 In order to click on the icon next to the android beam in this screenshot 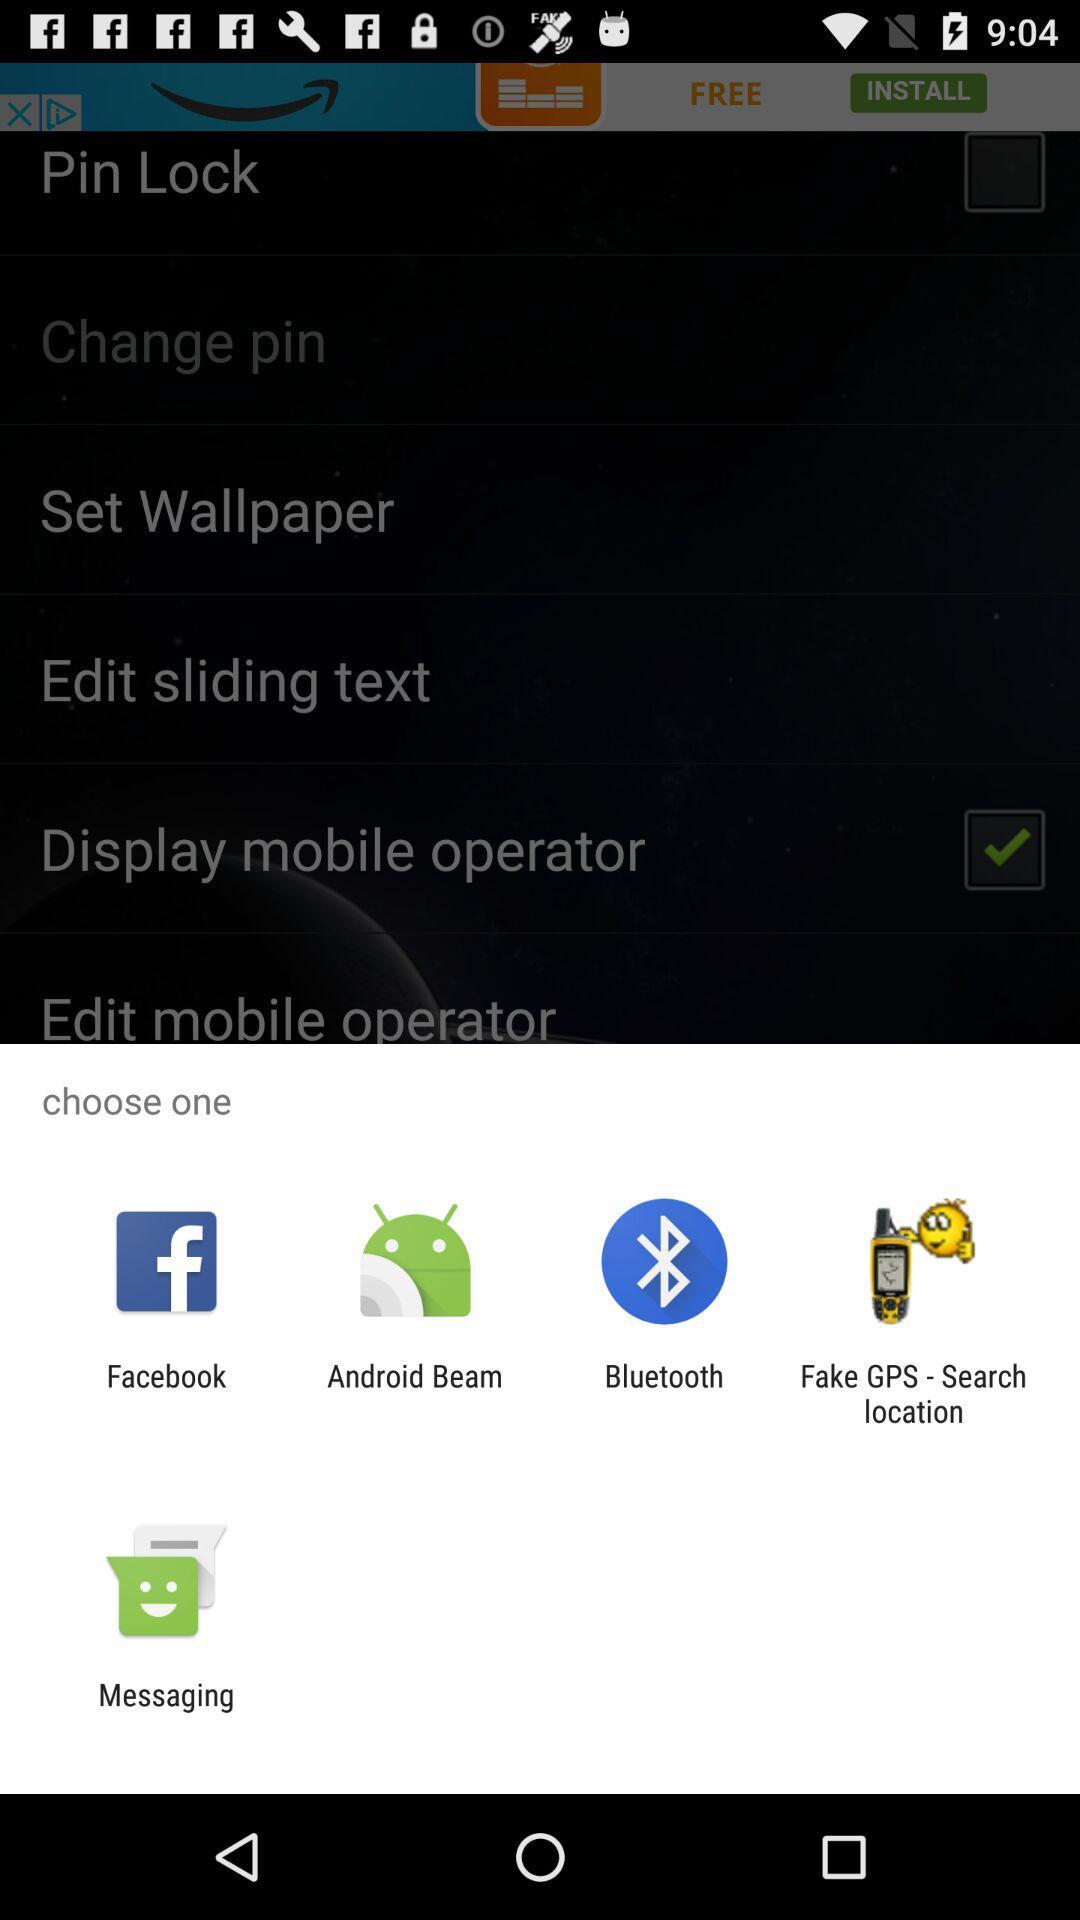, I will do `click(165, 1392)`.